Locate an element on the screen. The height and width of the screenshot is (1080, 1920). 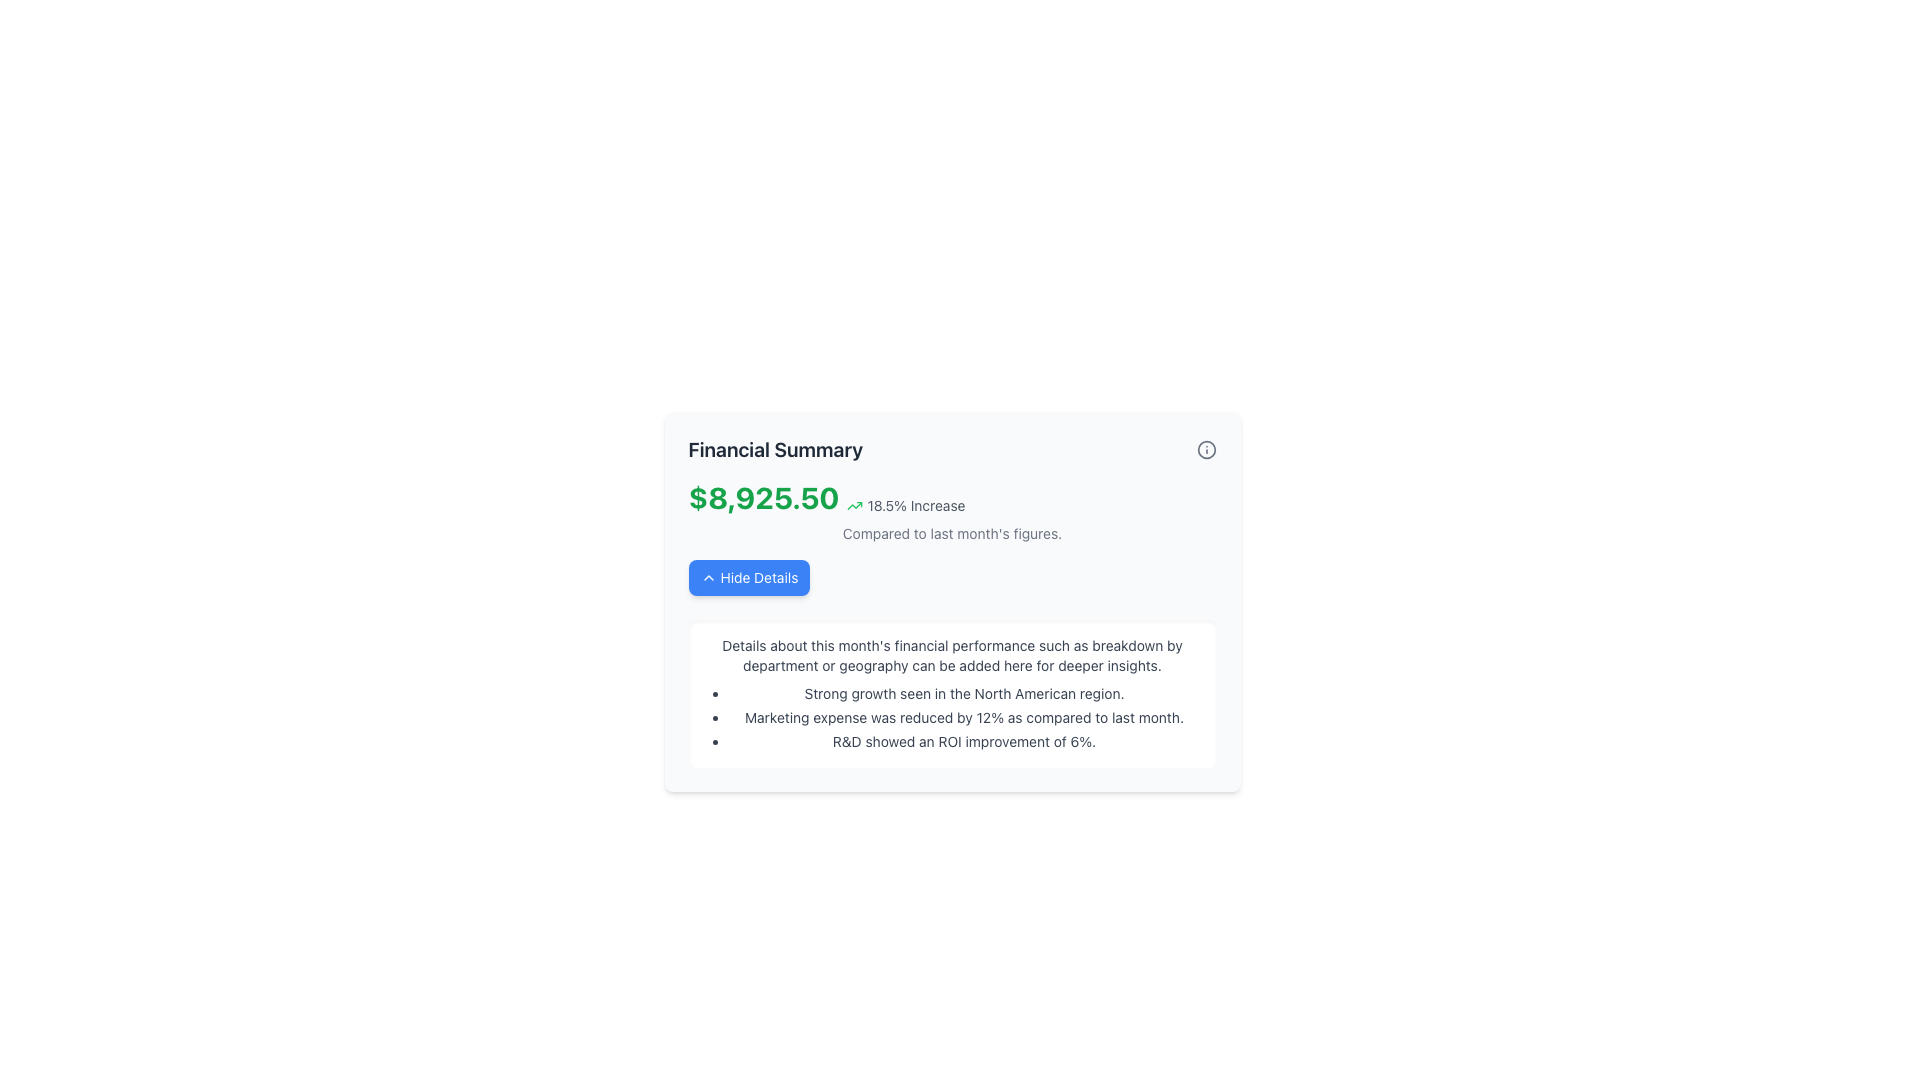
the static text displaying 'Compared to last month's figures.' located in the Financial Summary section, positioned below the financial summary and above the 'Hide Details' button is located at coordinates (951, 532).